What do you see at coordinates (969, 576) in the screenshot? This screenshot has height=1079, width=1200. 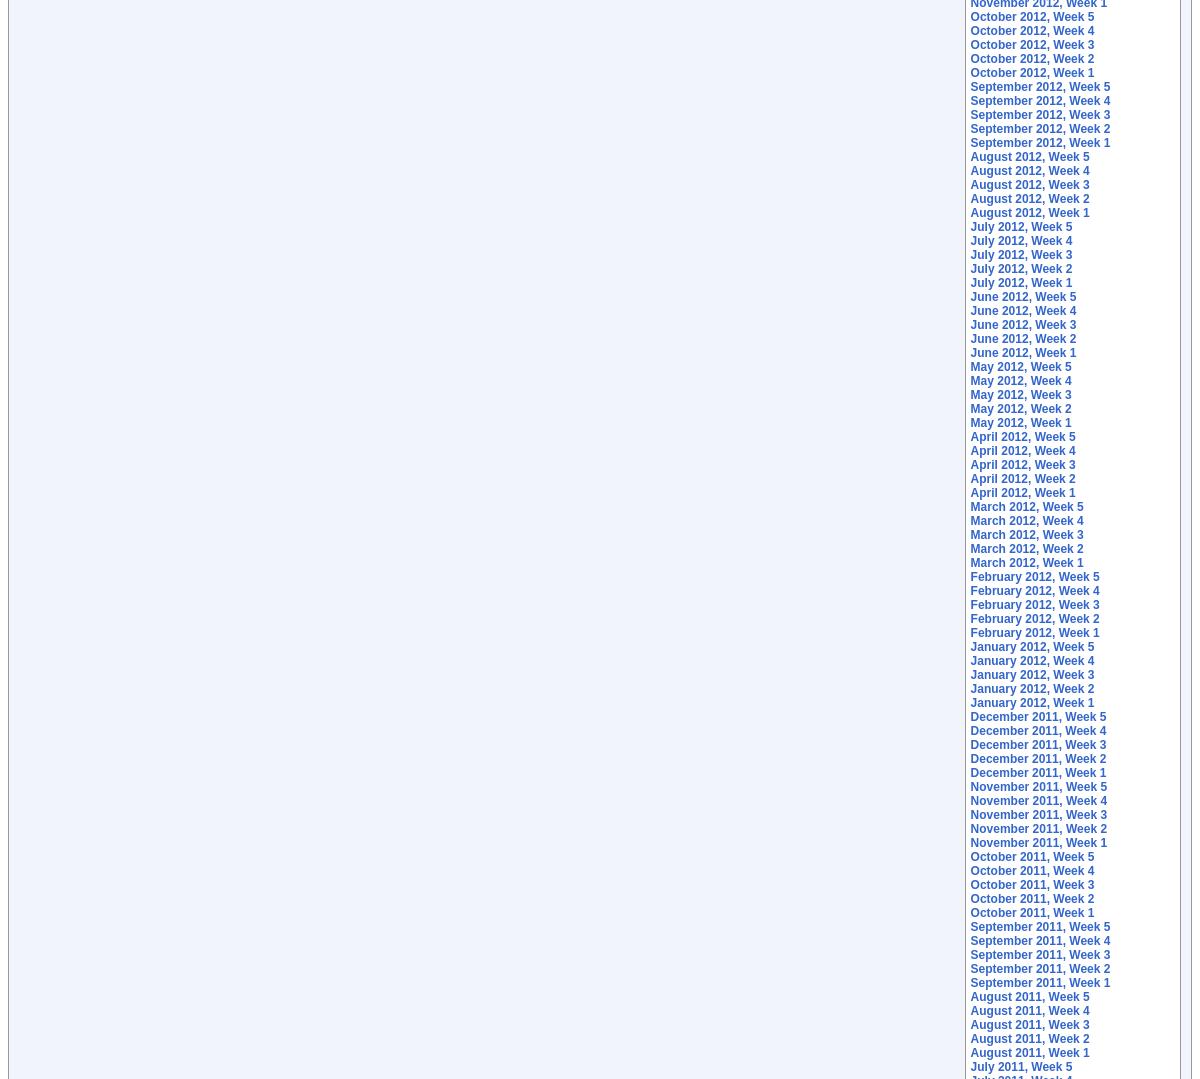 I see `'February 2012, Week 5'` at bounding box center [969, 576].